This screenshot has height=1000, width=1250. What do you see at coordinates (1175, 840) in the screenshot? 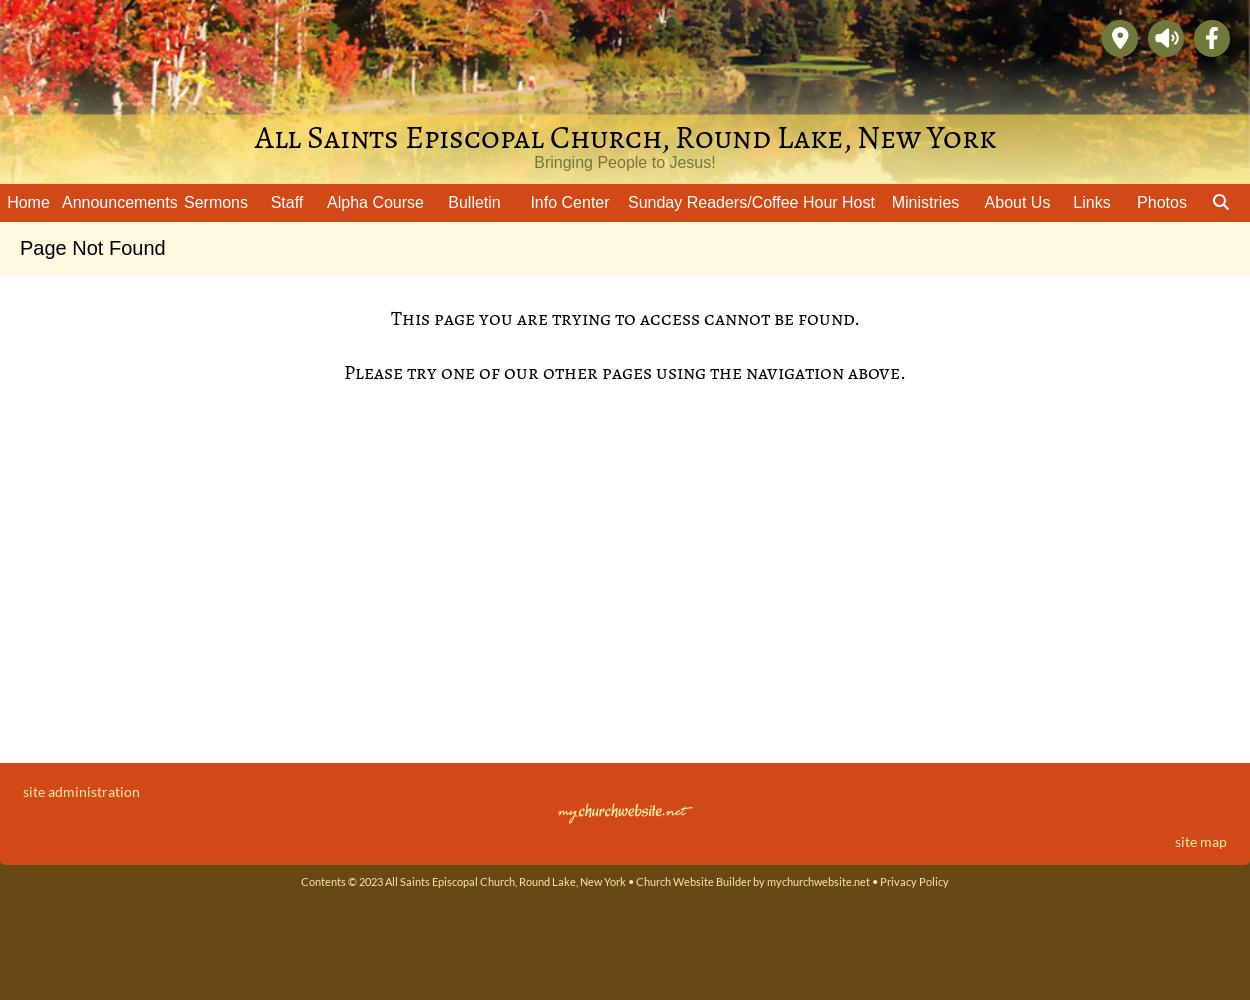
I see `'site map'` at bounding box center [1175, 840].